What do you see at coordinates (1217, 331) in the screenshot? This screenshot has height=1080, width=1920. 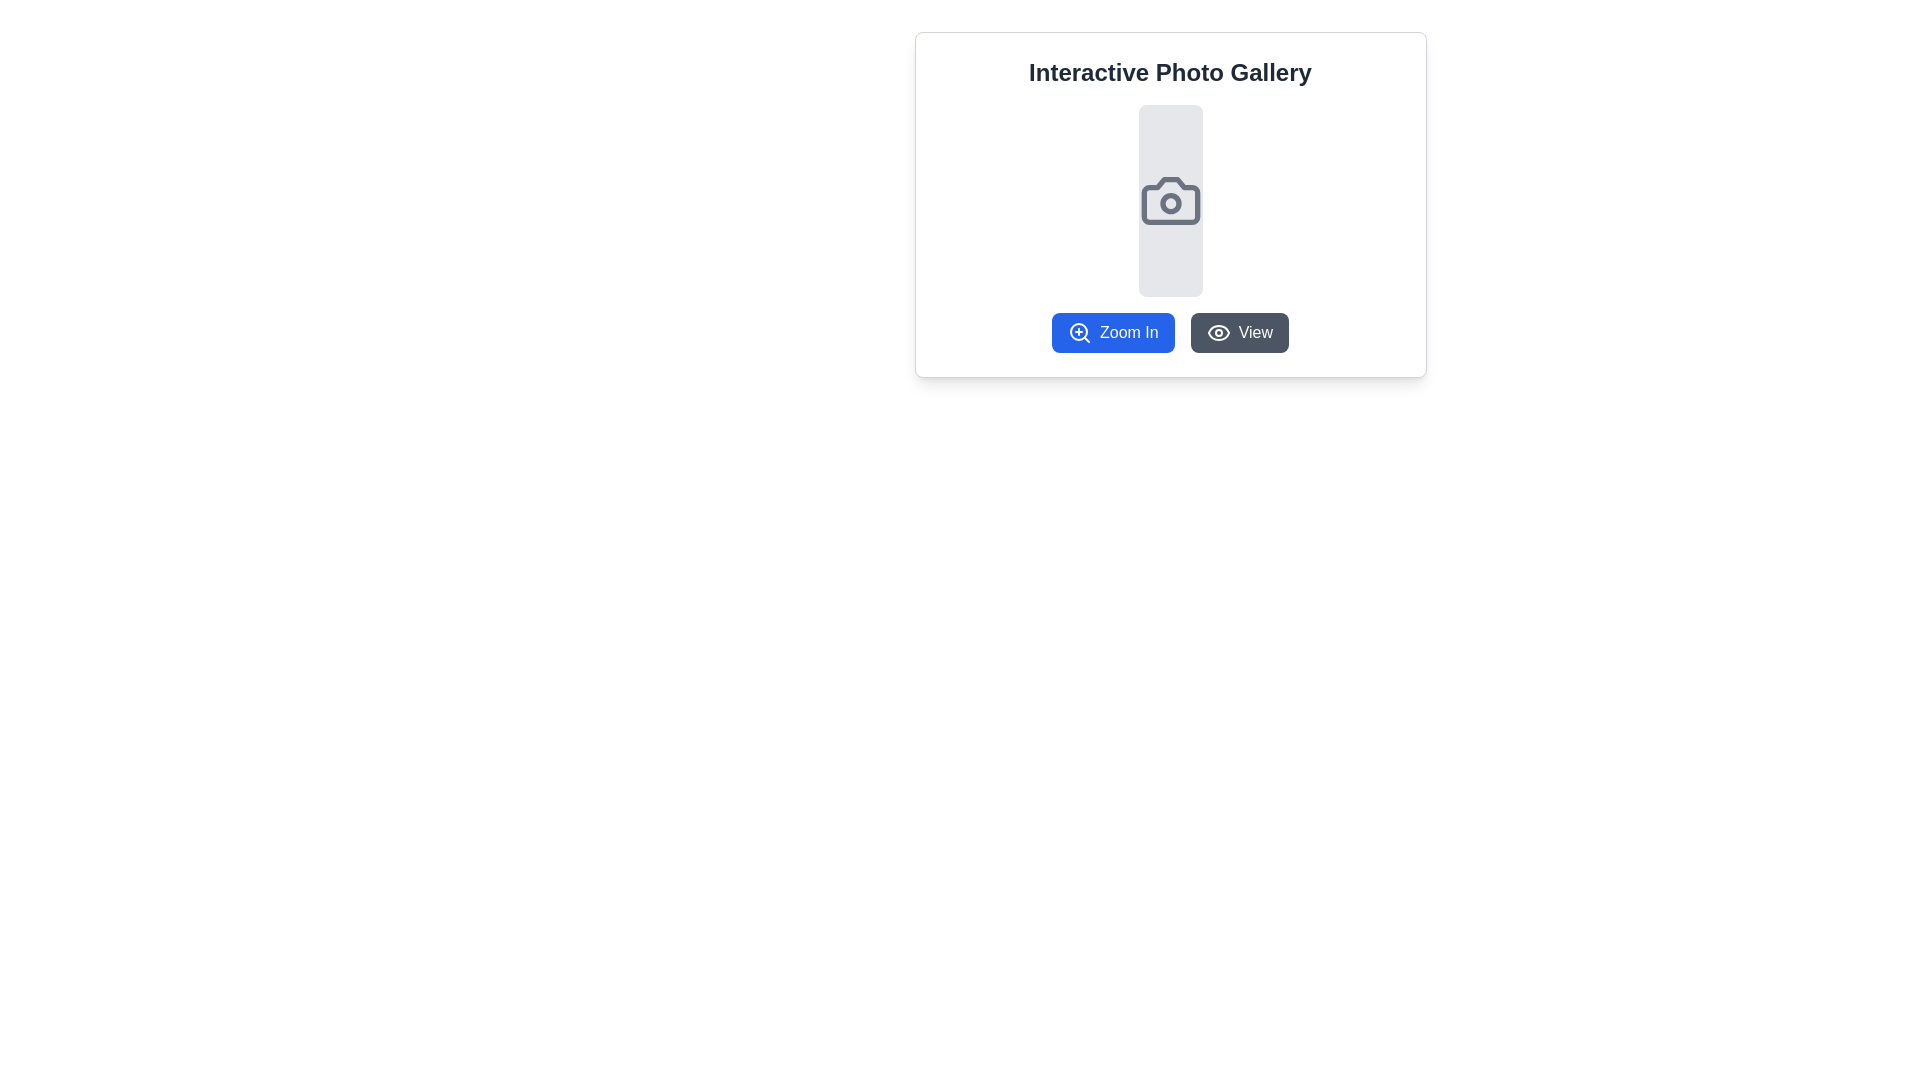 I see `the stylized eye icon located within the 'View' button at the bottom-right part of the interface, next to the blue 'Zoom In' button` at bounding box center [1217, 331].